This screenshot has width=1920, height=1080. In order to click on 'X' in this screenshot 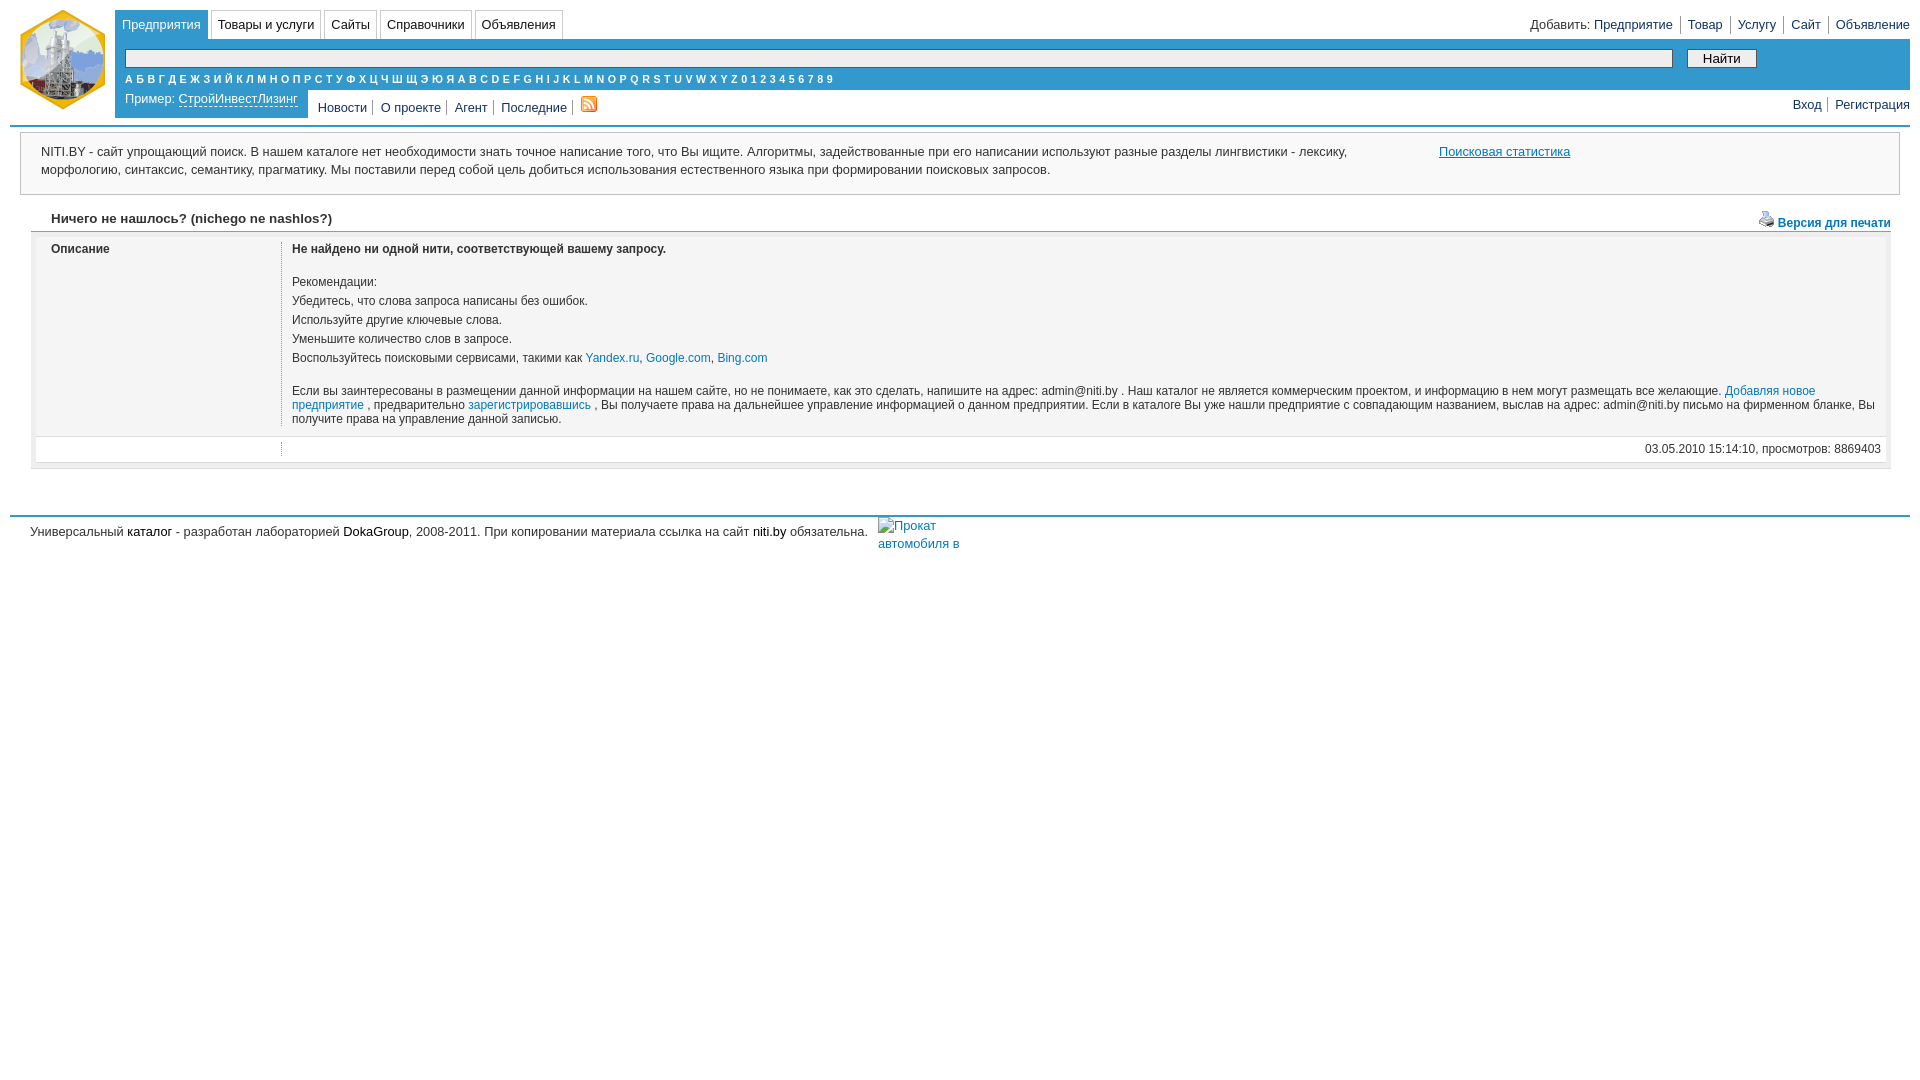, I will do `click(713, 77)`.